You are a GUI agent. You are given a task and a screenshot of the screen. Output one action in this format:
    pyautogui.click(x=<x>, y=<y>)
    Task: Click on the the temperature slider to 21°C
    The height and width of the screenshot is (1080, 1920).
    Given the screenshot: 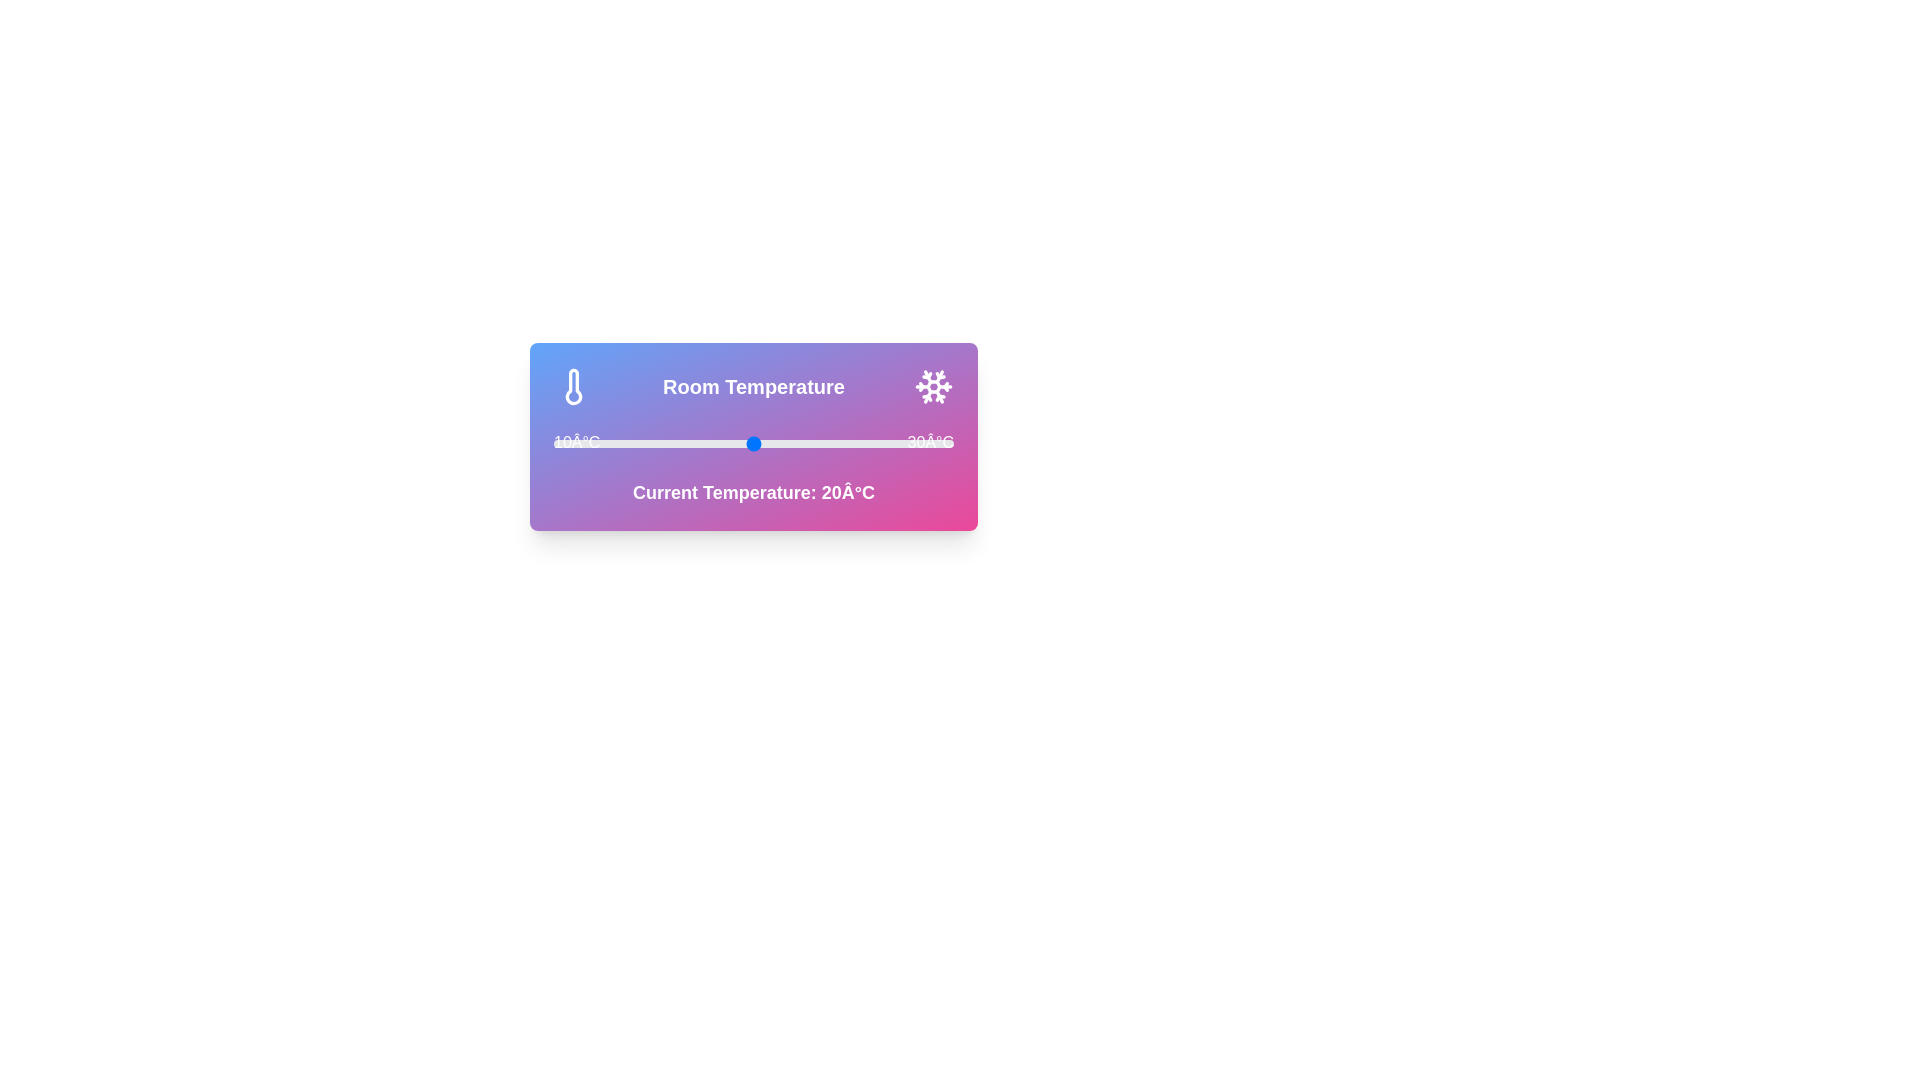 What is the action you would take?
    pyautogui.click(x=772, y=442)
    